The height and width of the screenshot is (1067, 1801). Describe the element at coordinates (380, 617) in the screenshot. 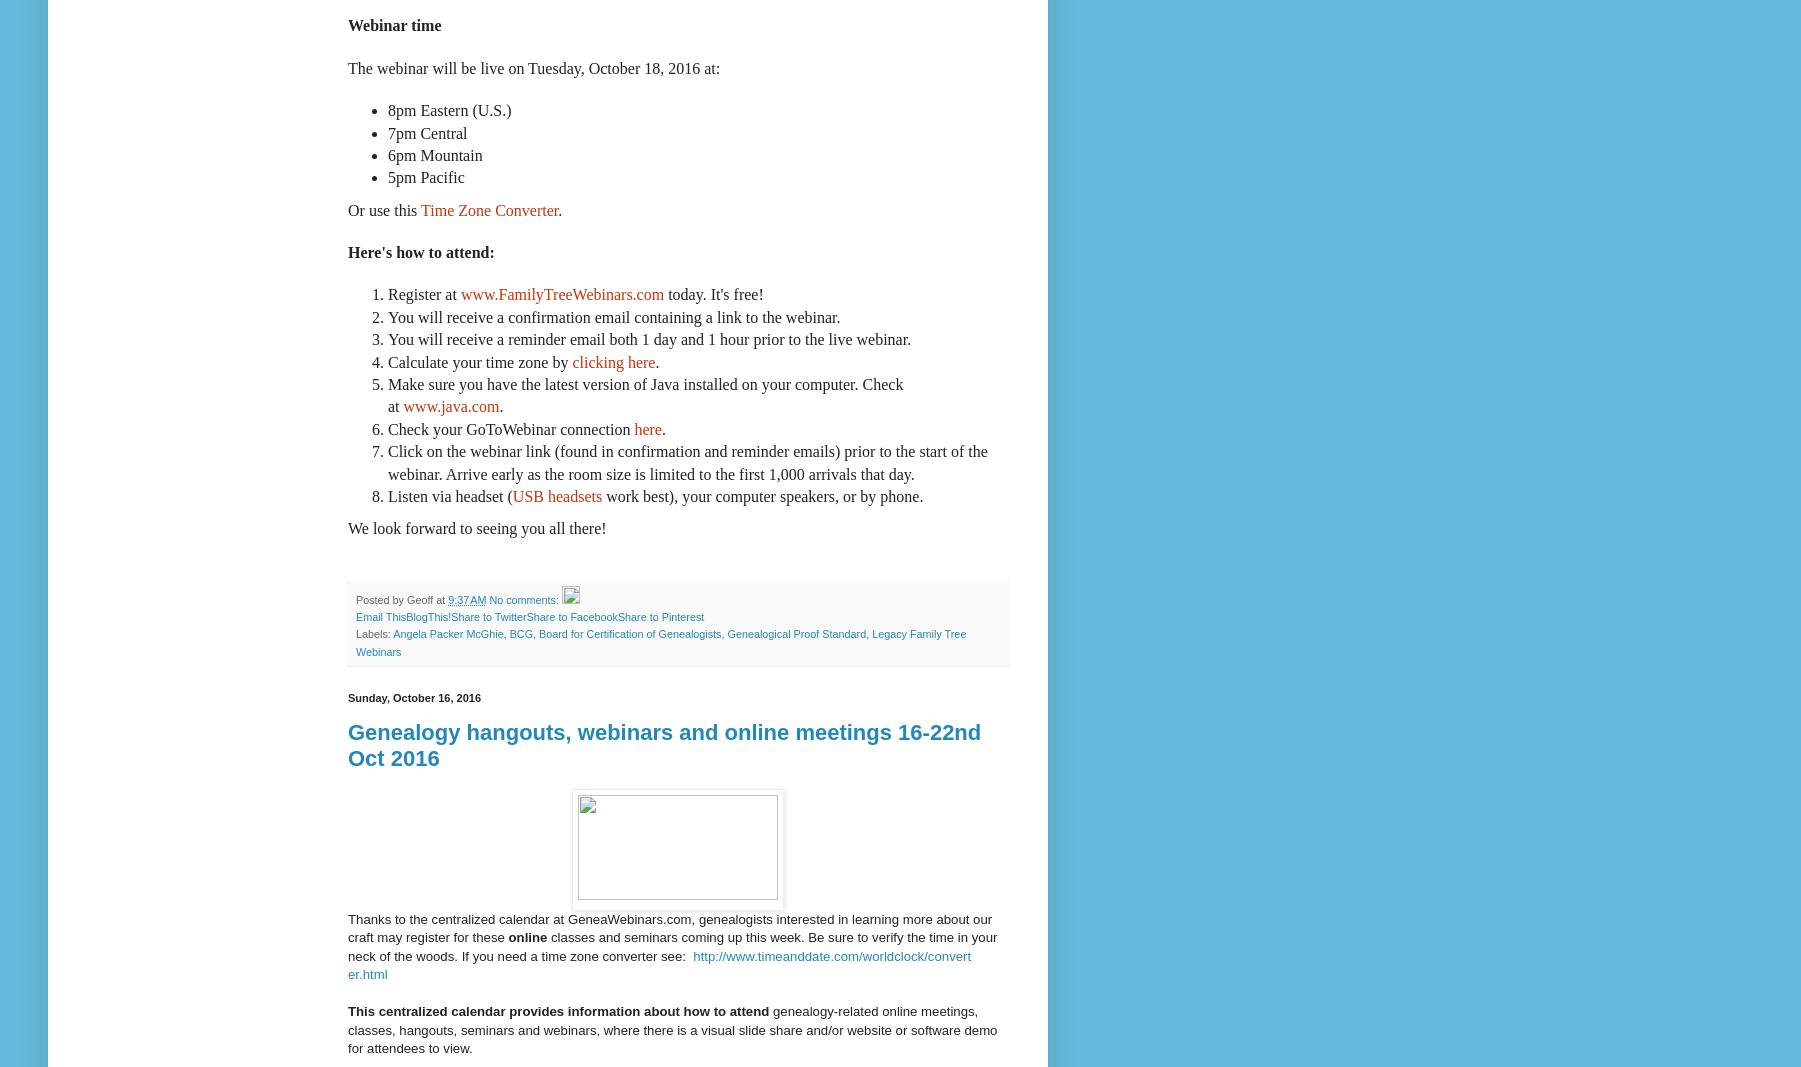

I see `'Email This'` at that location.